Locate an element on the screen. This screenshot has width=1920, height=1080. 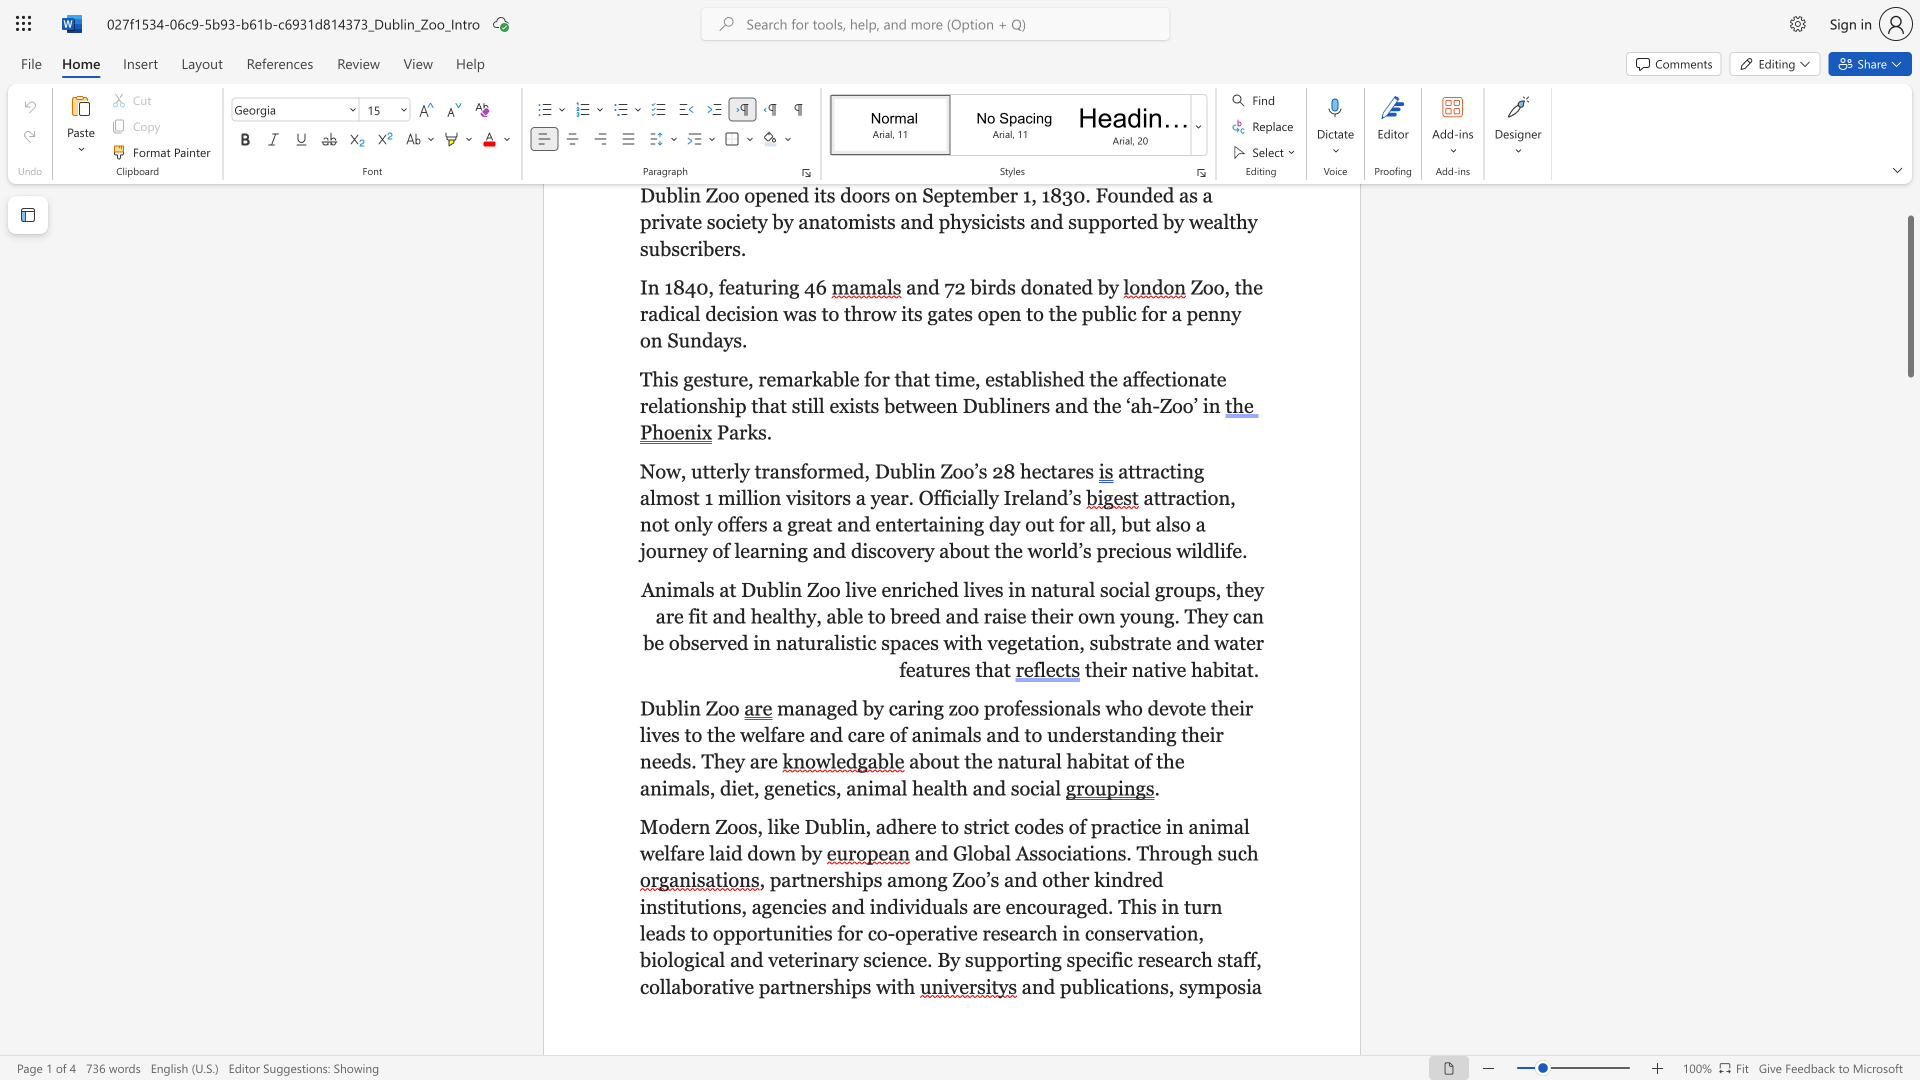
the subset text "n, n" within the text "attraction, not only" is located at coordinates (1217, 496).